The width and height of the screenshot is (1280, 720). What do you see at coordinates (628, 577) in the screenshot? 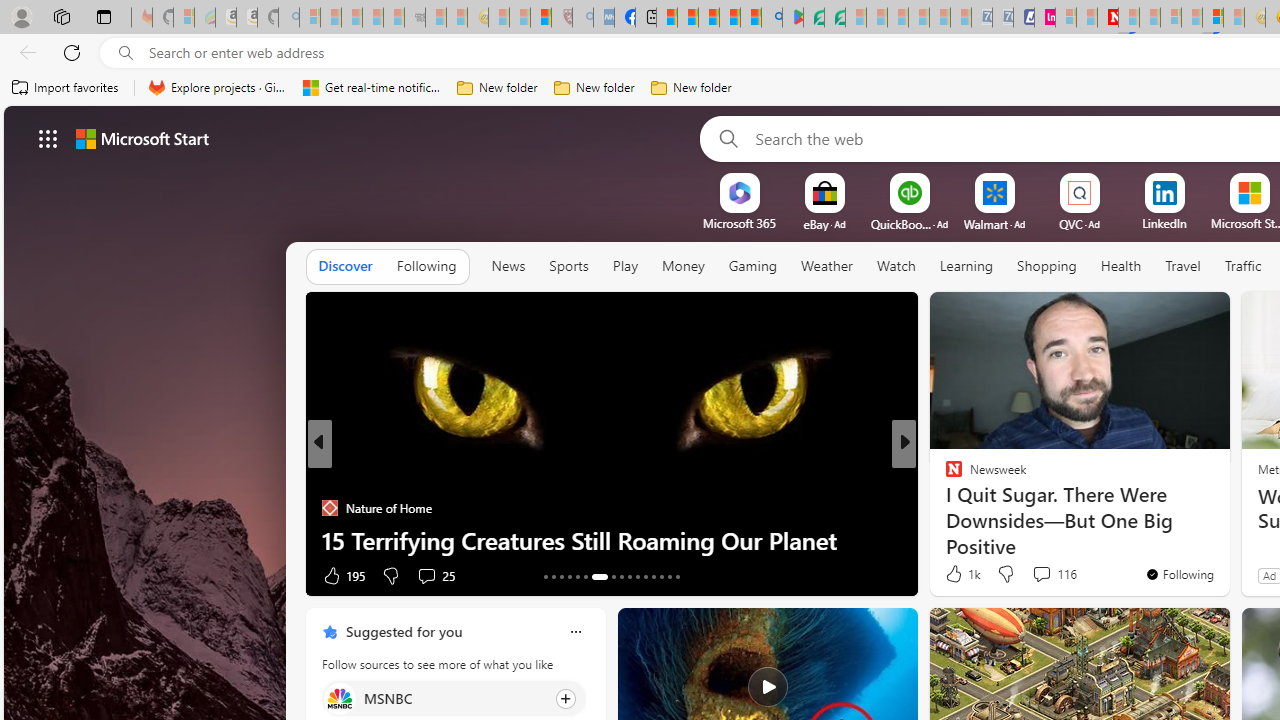
I see `'AutomationID: tab-22'` at bounding box center [628, 577].